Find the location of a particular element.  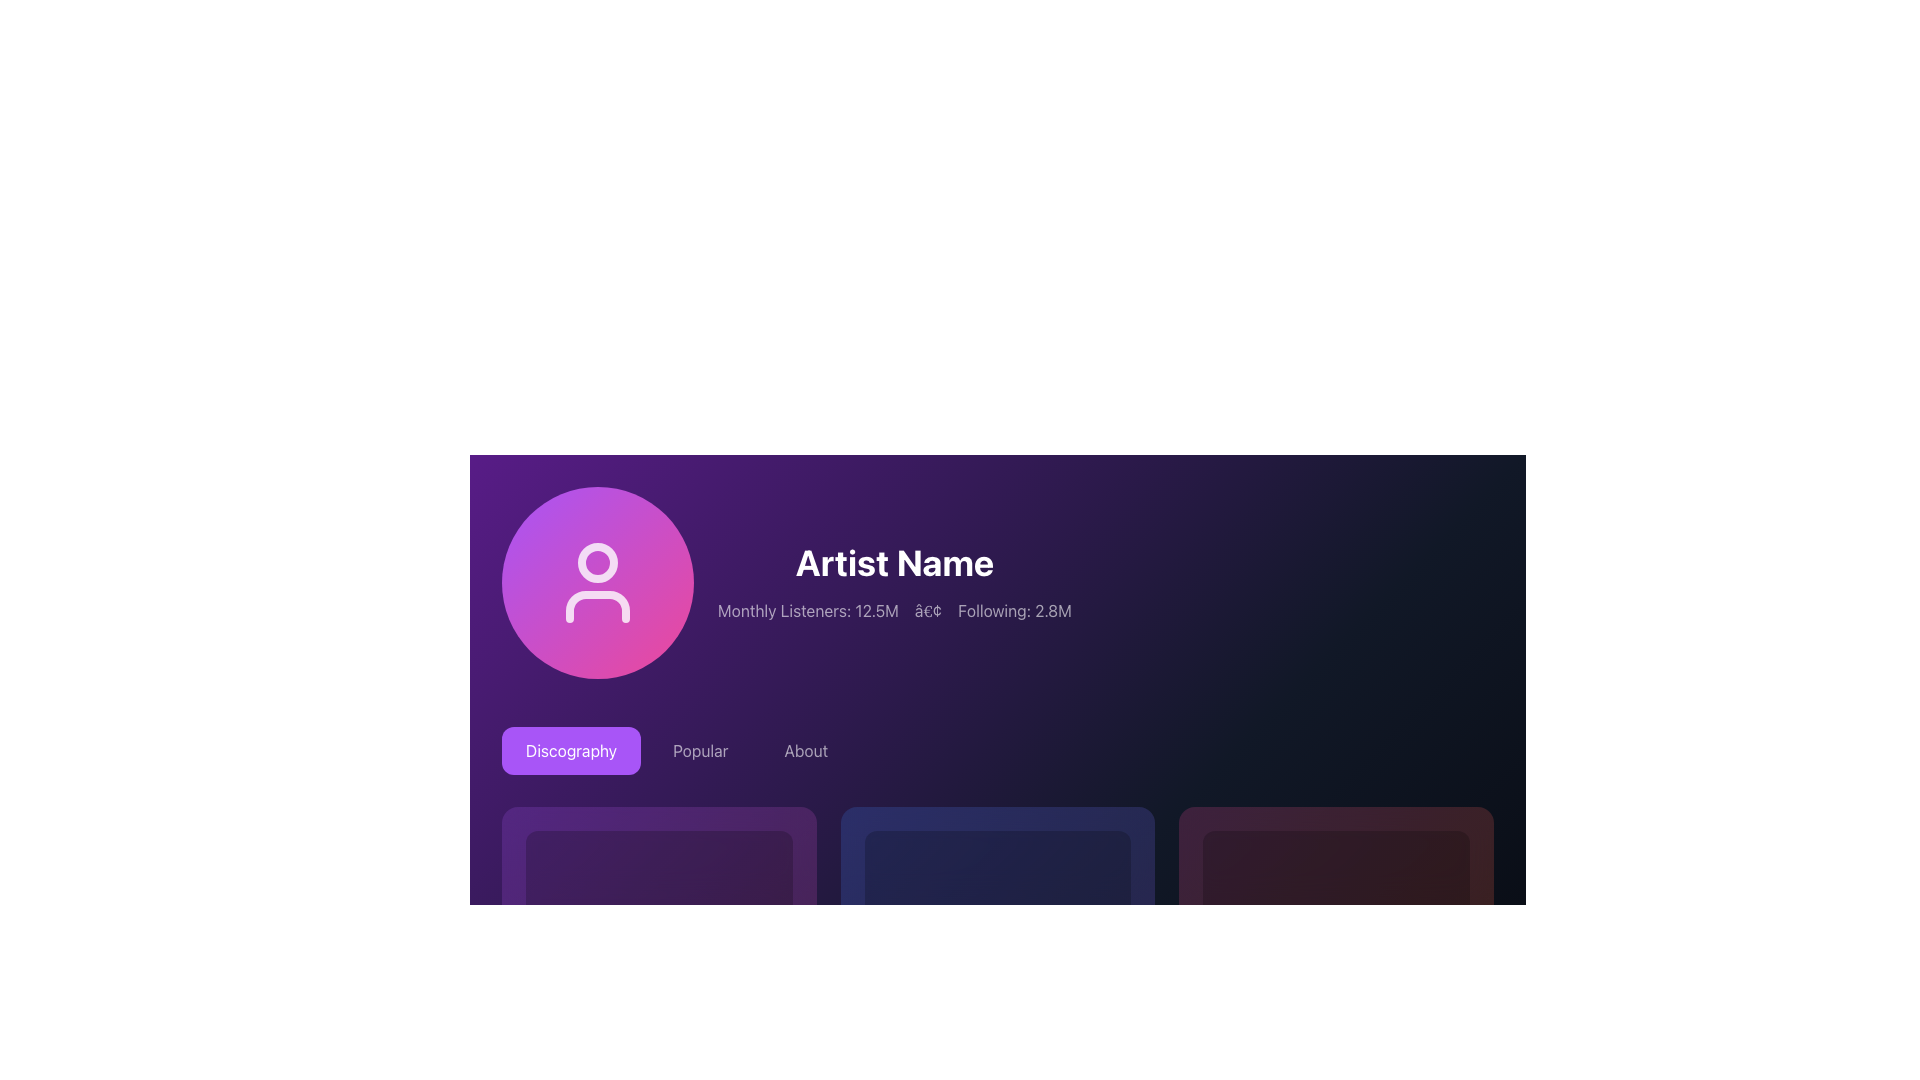

information displayed in the 'Artist Name' section, which includes the artist's name in bold followed by listener and follower statistics is located at coordinates (893, 582).